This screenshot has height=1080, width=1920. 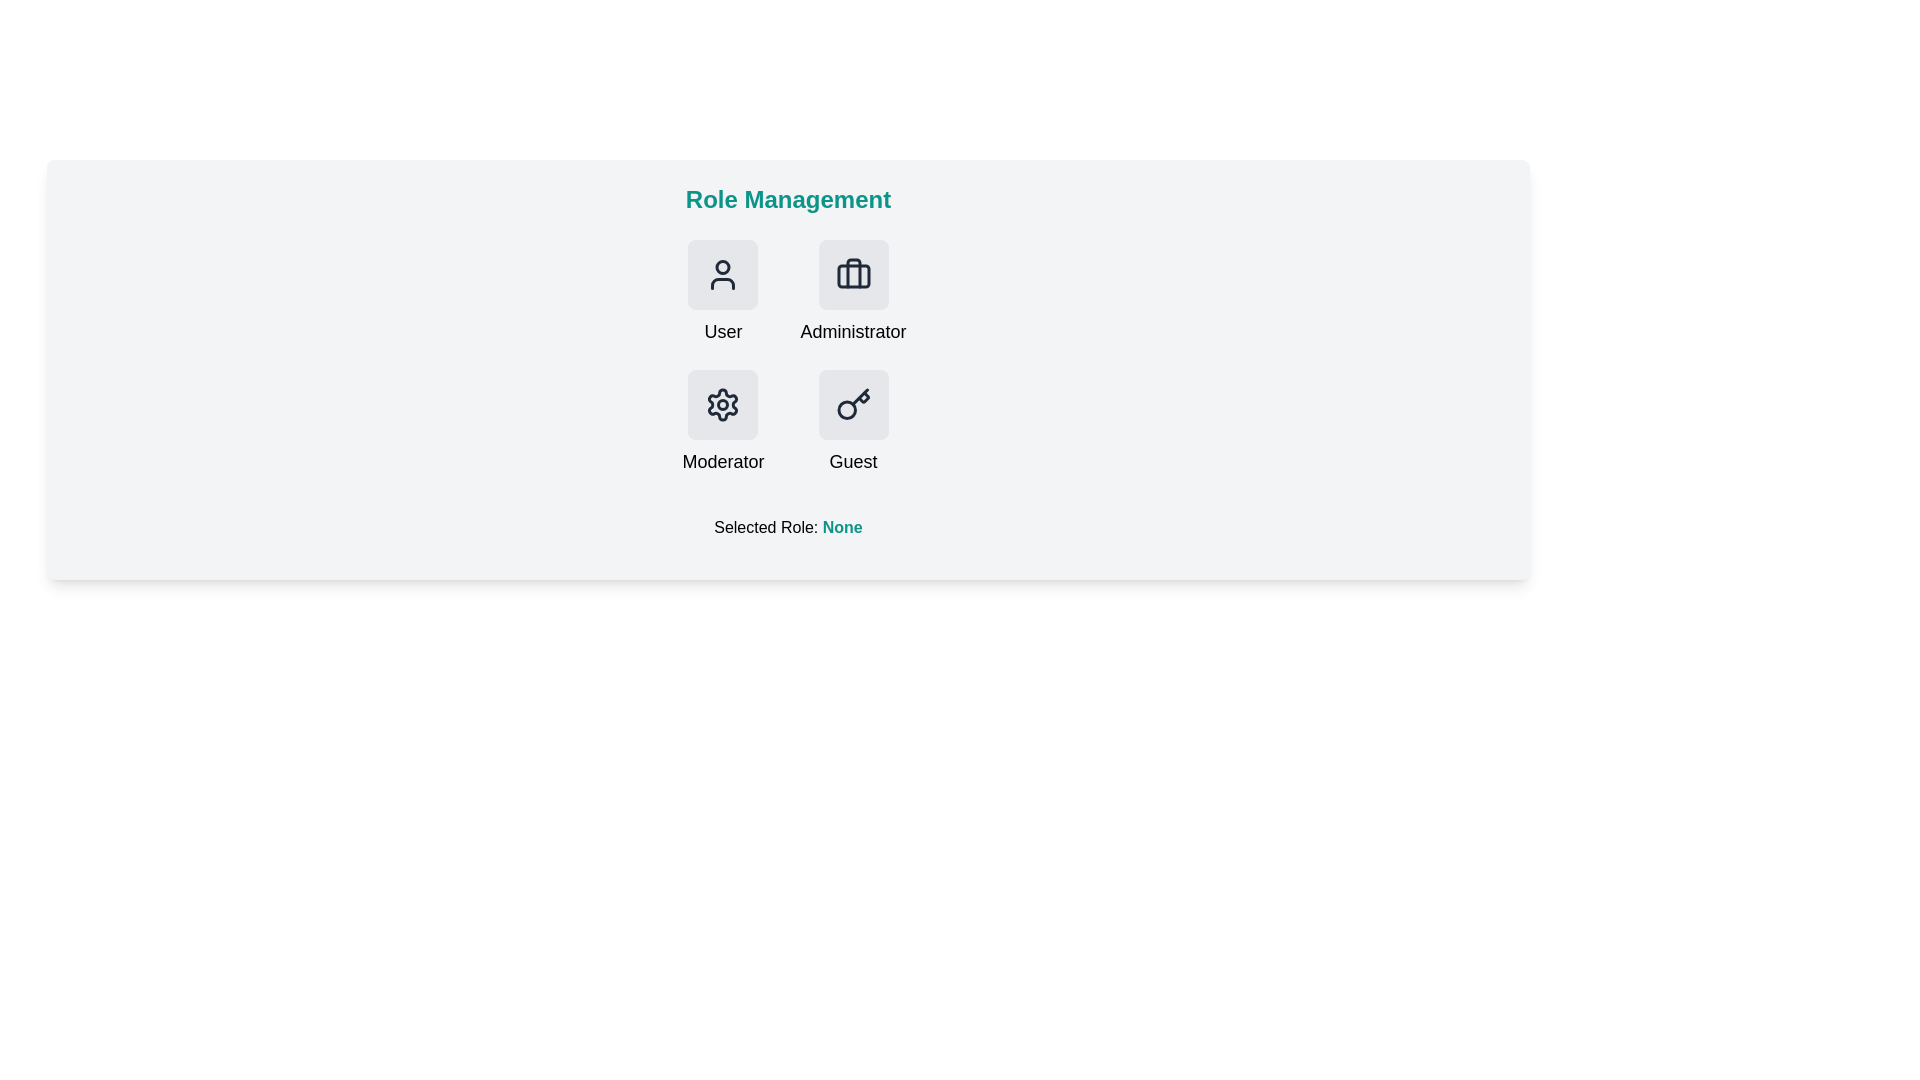 What do you see at coordinates (722, 422) in the screenshot?
I see `the 'Moderator' role selection card located in the second row, first column of the grid layout` at bounding box center [722, 422].